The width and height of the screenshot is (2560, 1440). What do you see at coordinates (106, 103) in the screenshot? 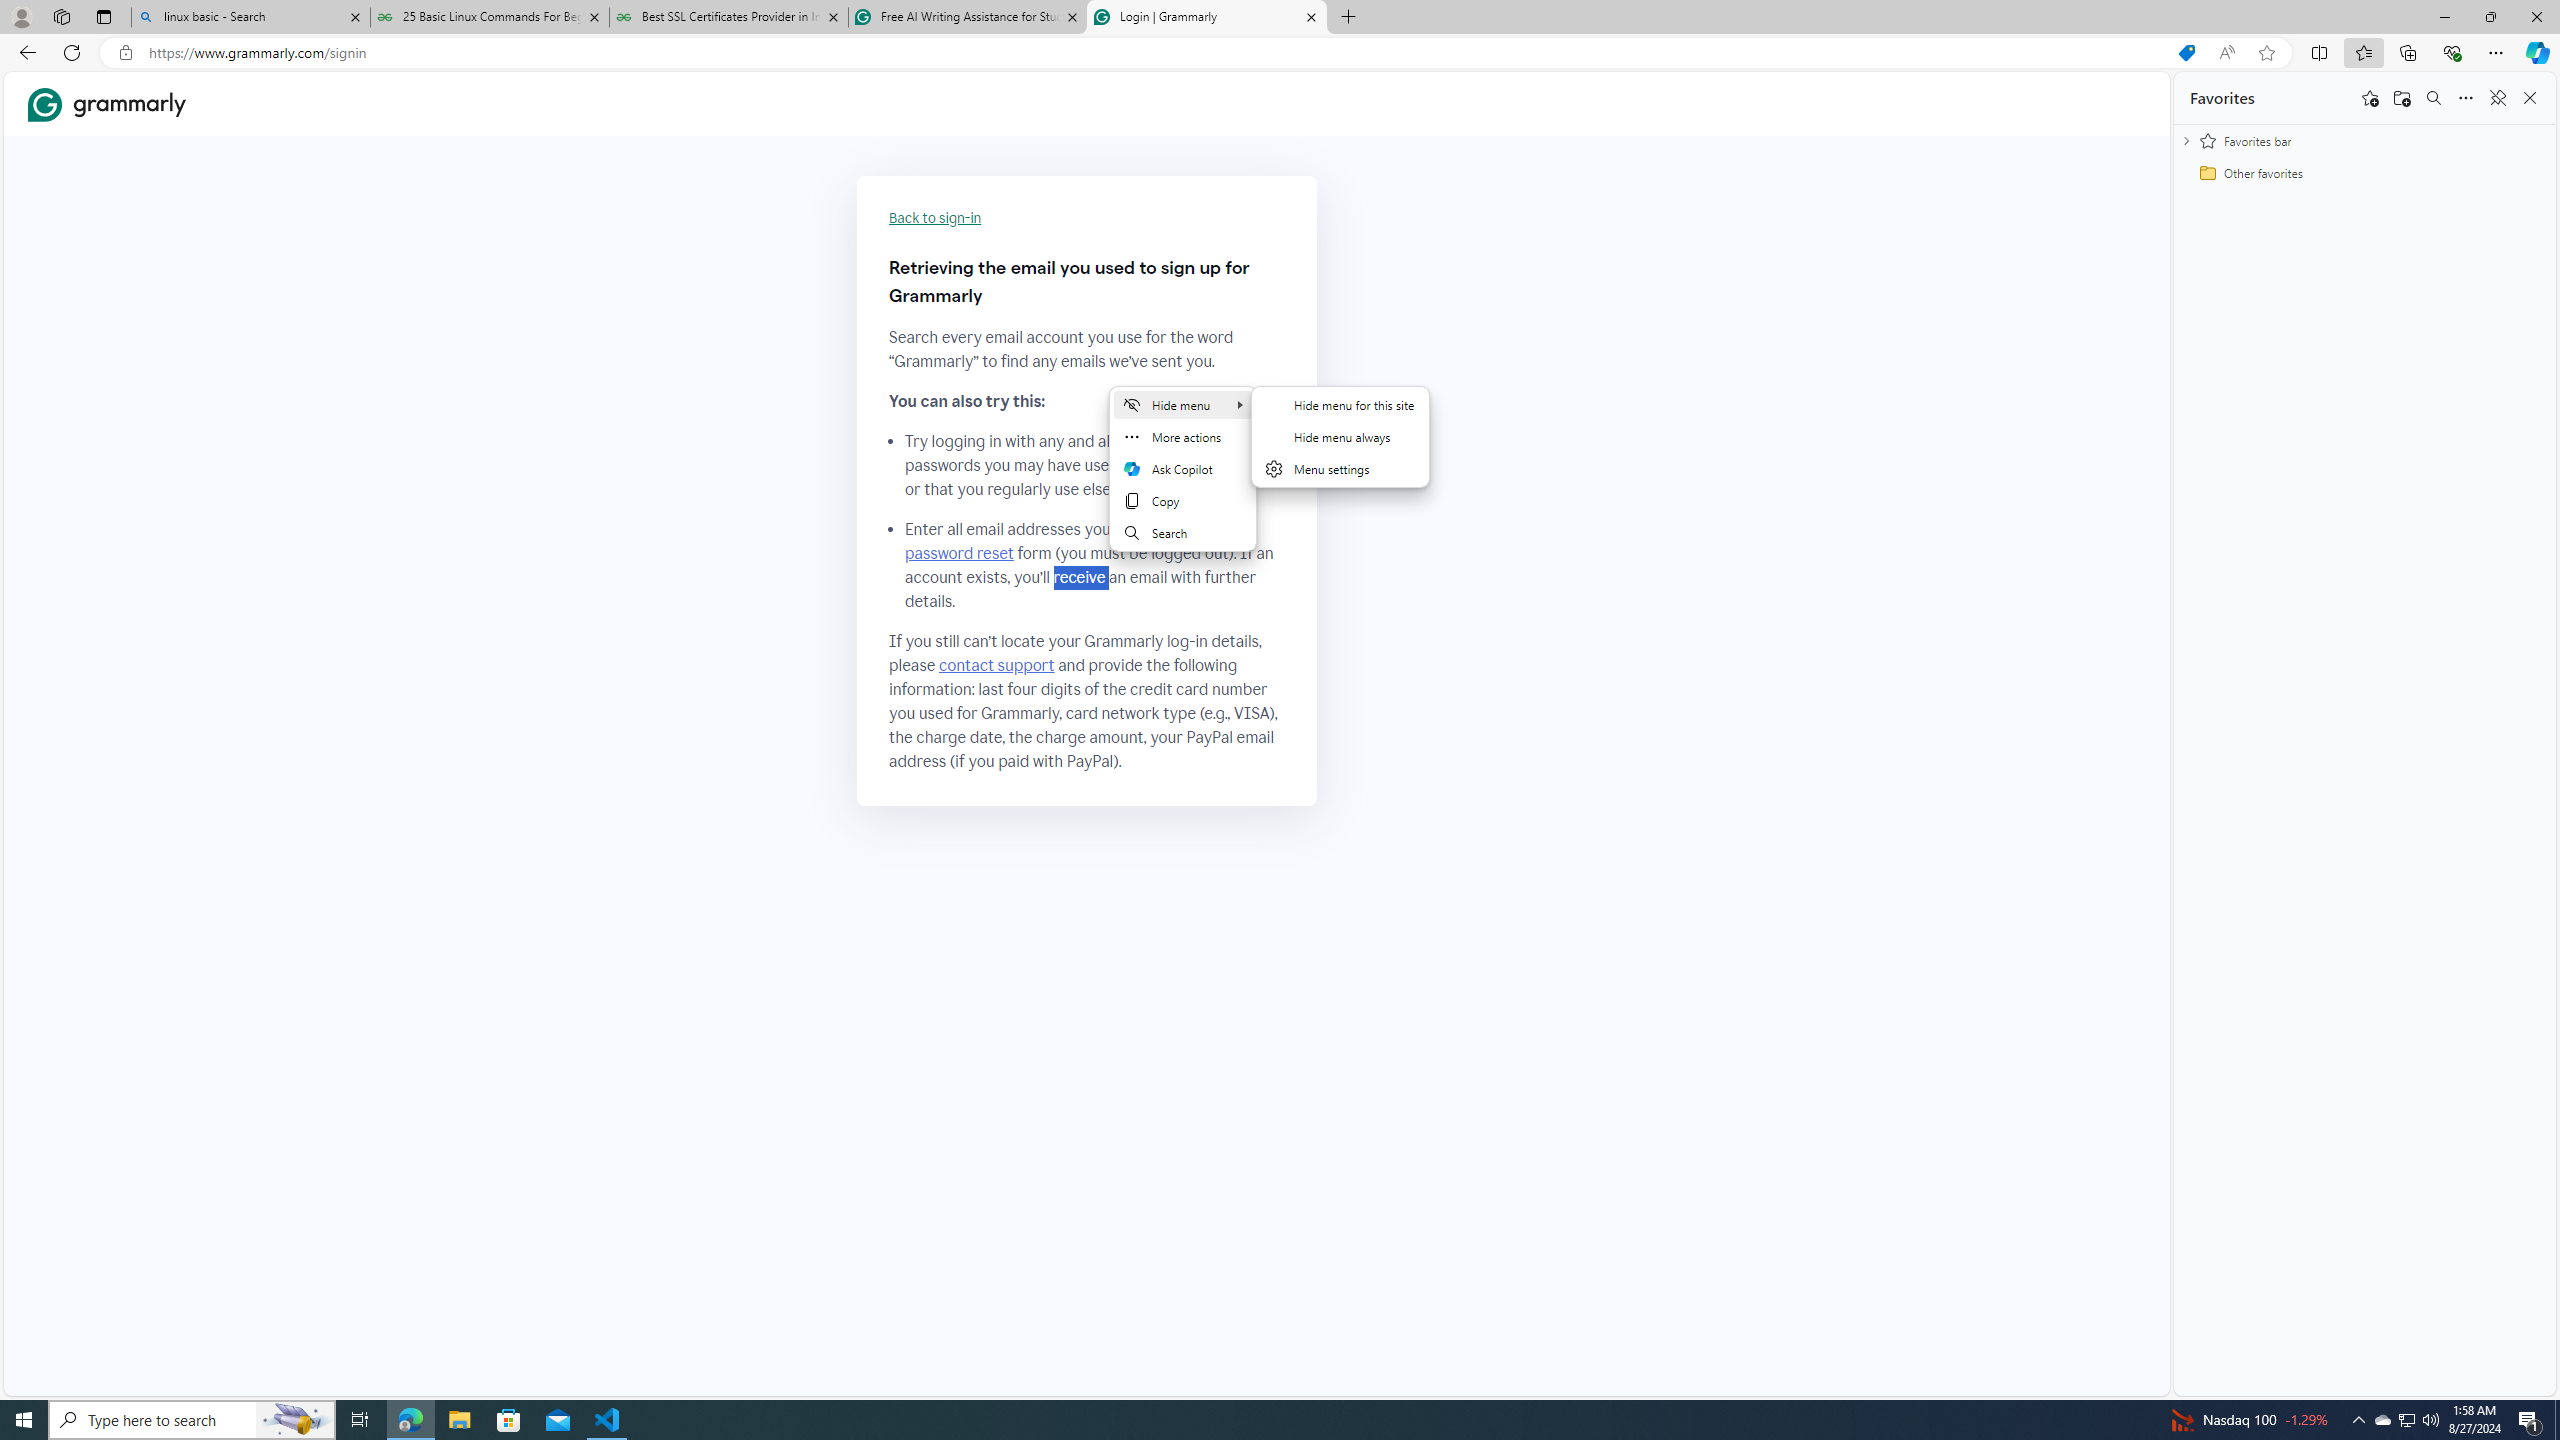
I see `'Grammarly Home'` at bounding box center [106, 103].